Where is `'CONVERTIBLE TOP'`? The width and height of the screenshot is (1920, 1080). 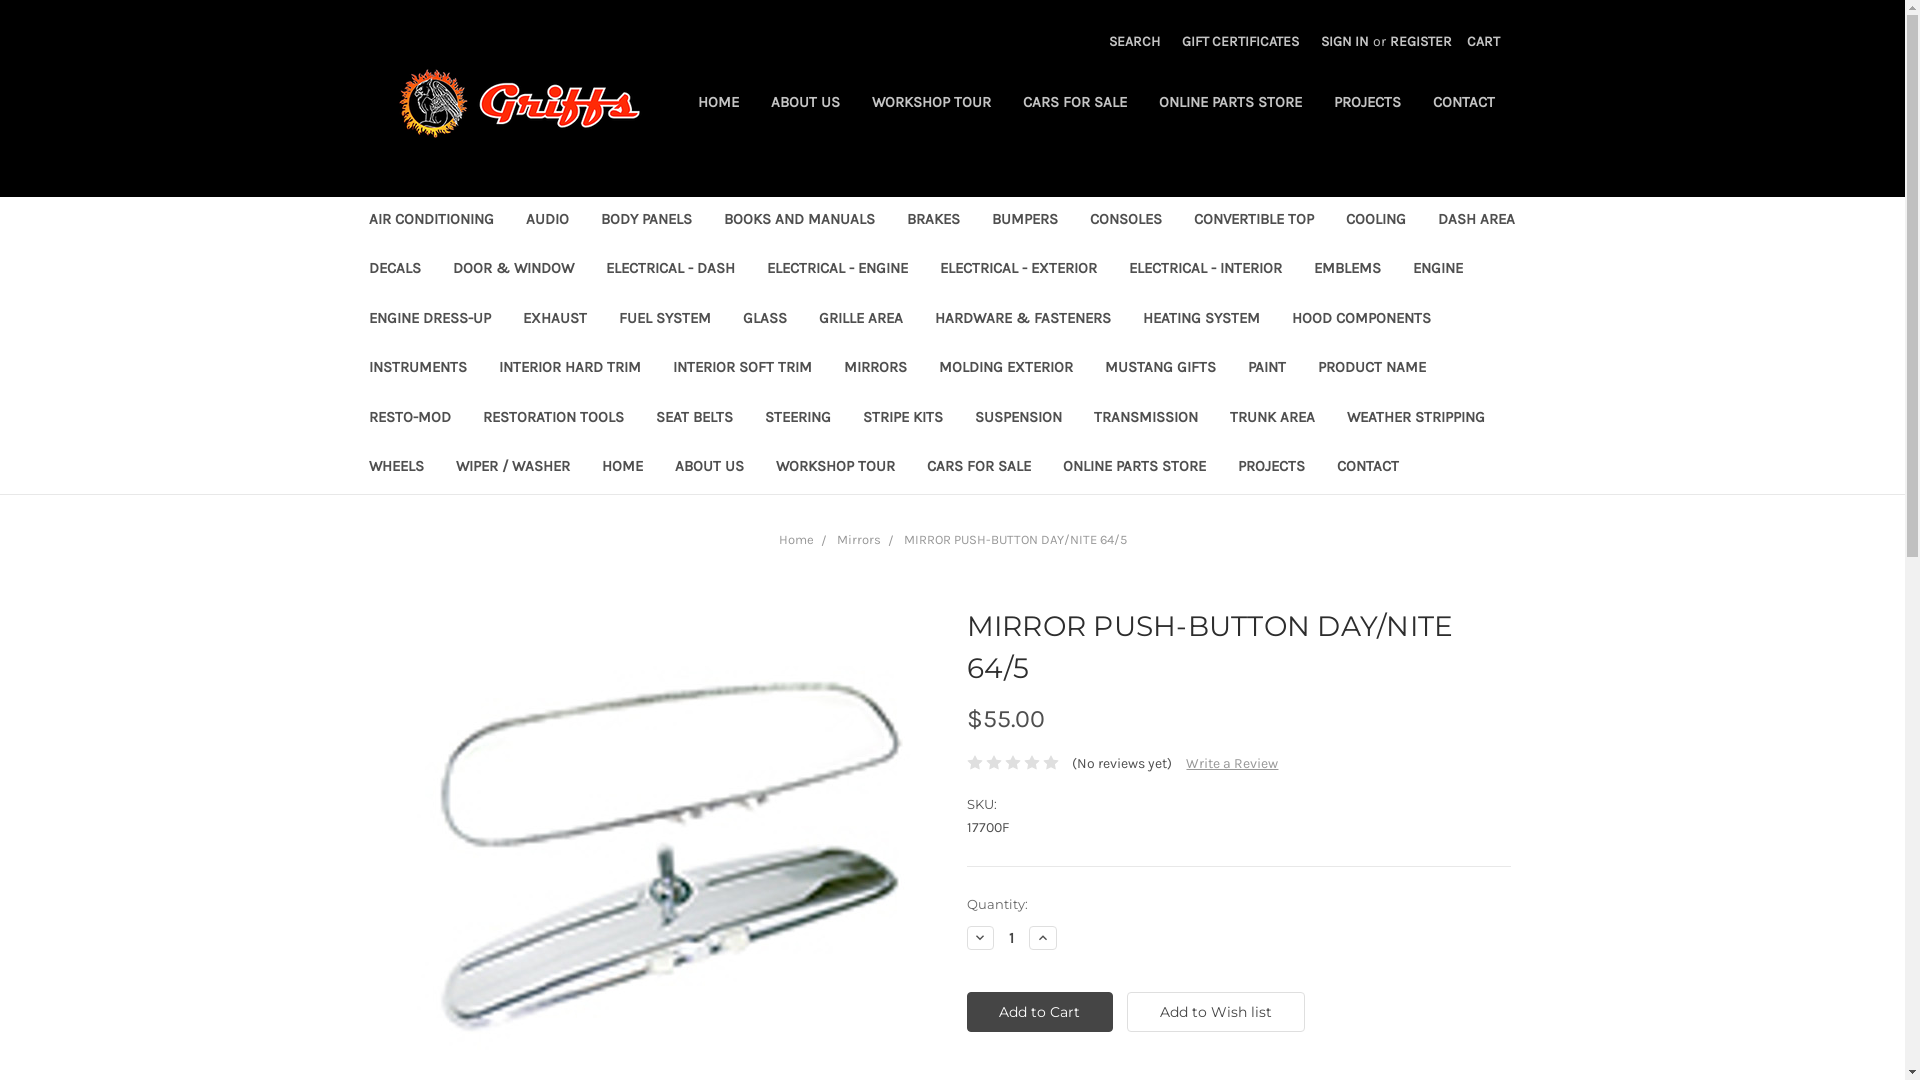 'CONVERTIBLE TOP' is located at coordinates (1252, 221).